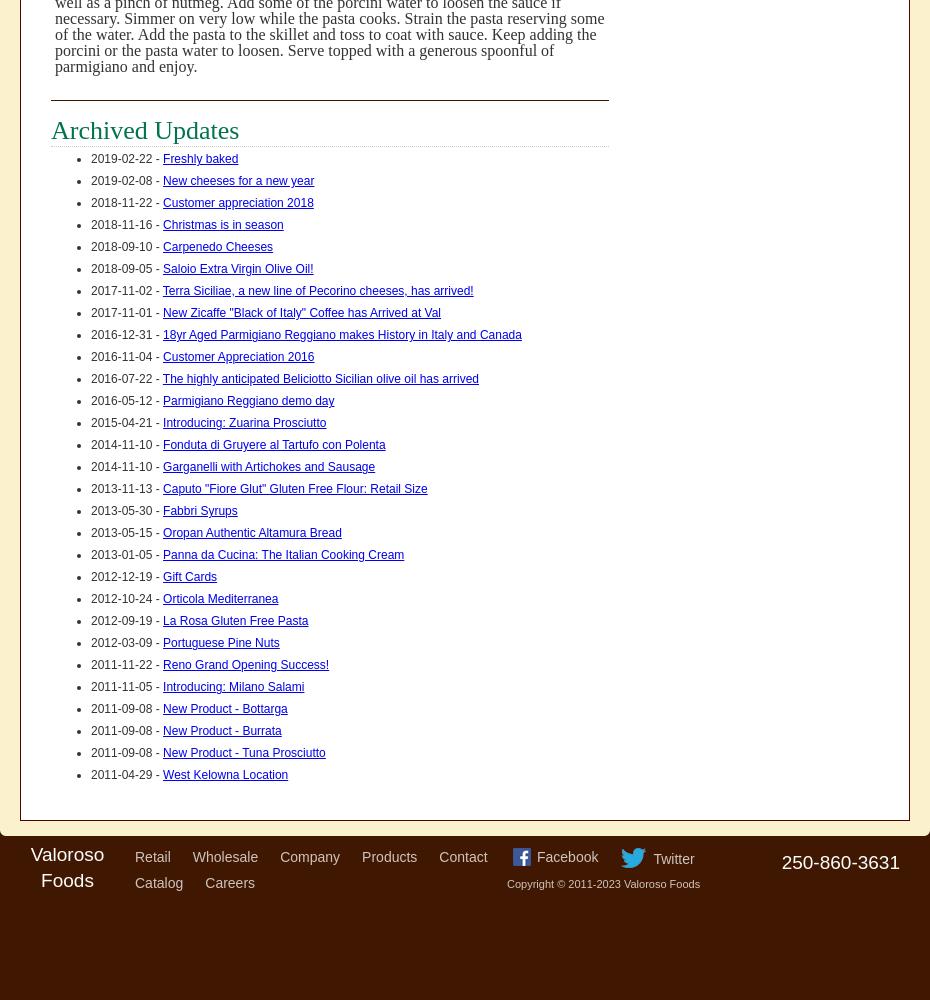  Describe the element at coordinates (248, 401) in the screenshot. I see `'Parmigiano Reggiano demo day'` at that location.